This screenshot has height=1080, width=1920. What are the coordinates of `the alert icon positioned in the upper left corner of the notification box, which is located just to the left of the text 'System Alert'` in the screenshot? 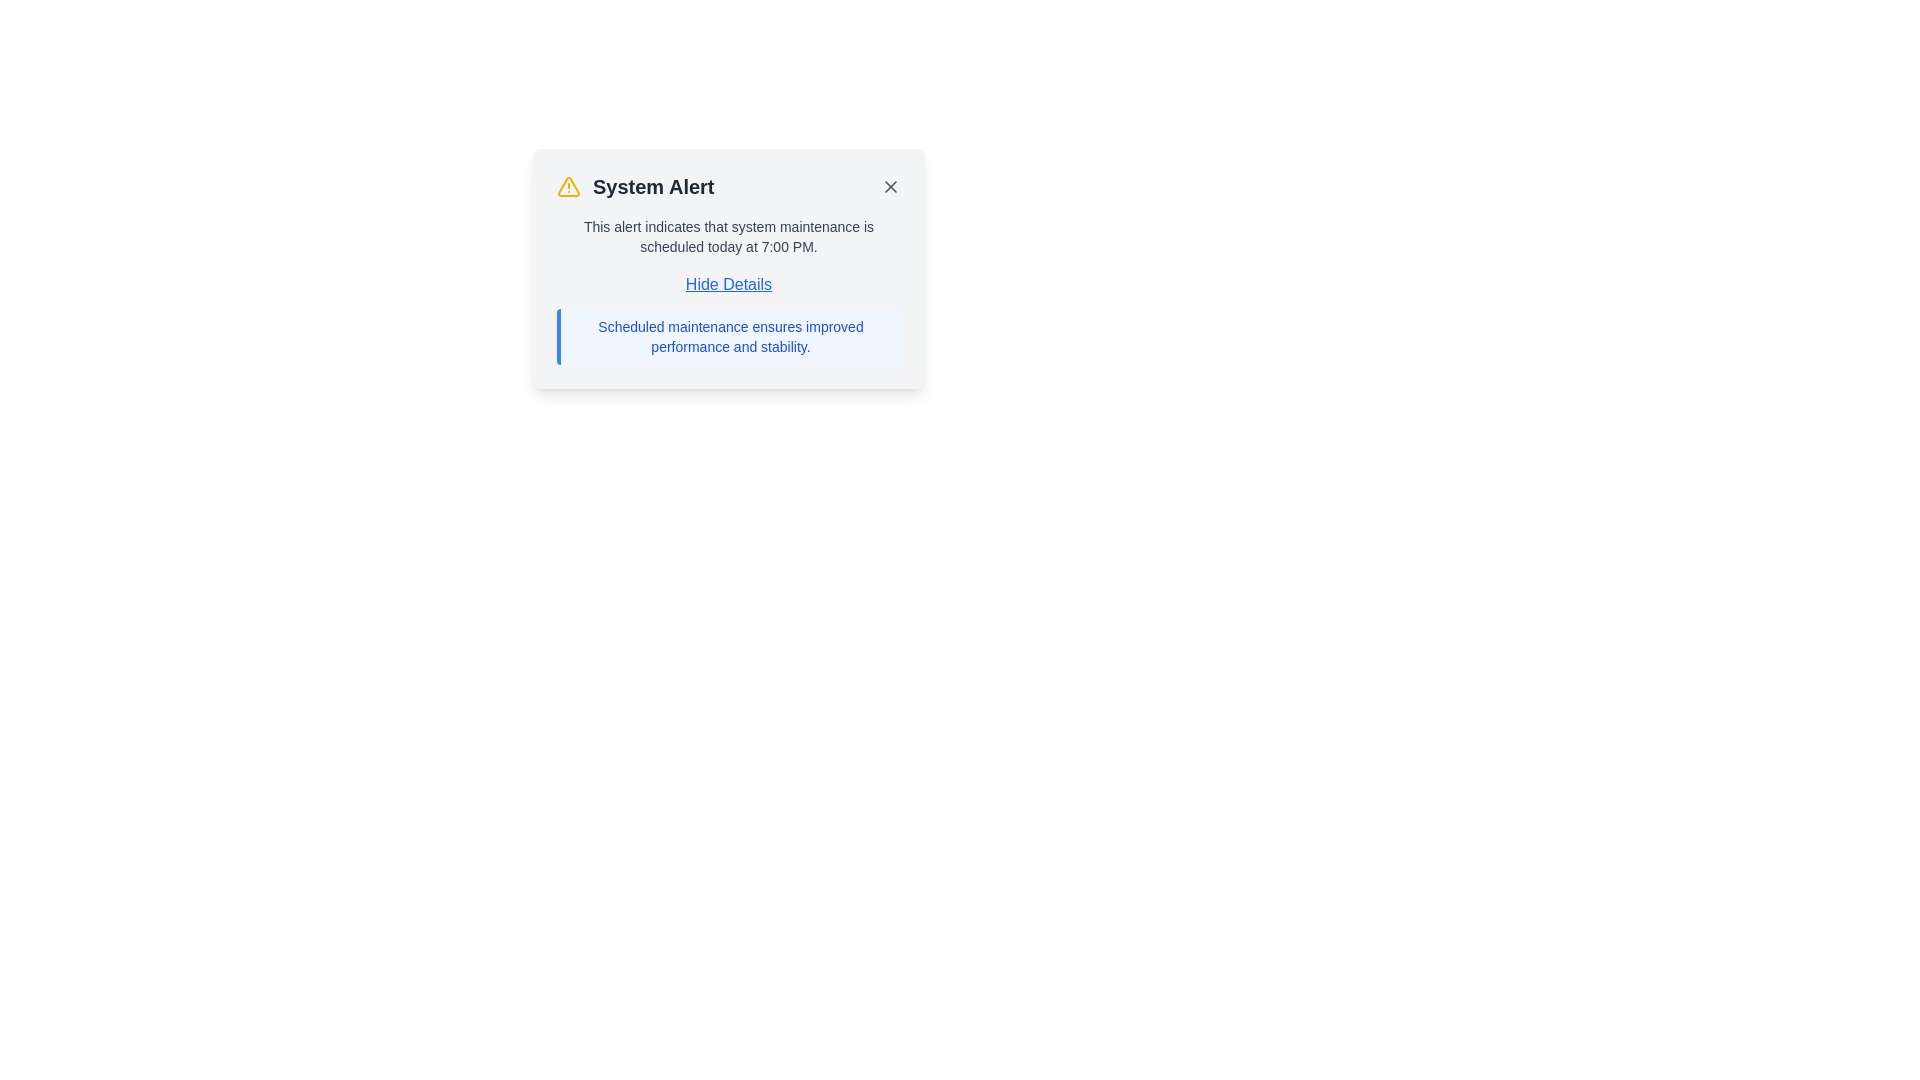 It's located at (567, 186).